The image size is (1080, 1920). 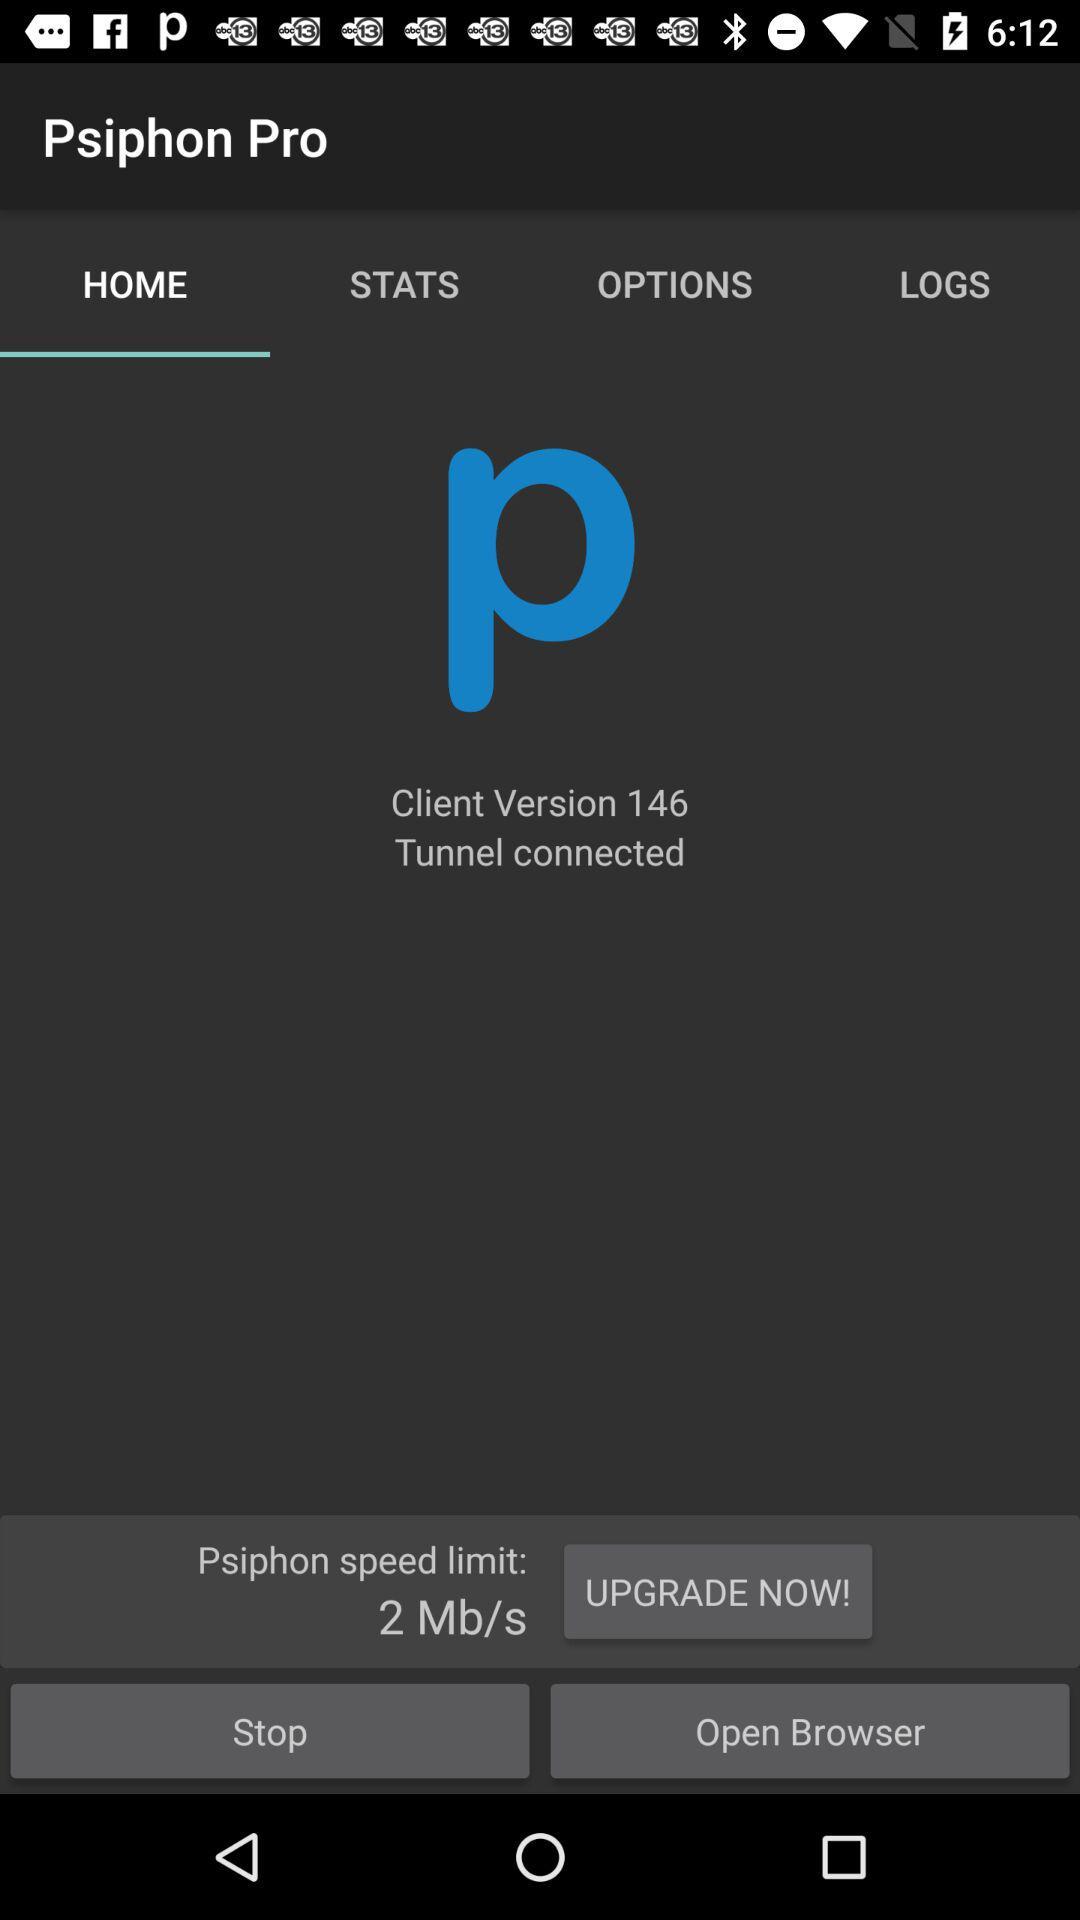 What do you see at coordinates (810, 1730) in the screenshot?
I see `open browser` at bounding box center [810, 1730].